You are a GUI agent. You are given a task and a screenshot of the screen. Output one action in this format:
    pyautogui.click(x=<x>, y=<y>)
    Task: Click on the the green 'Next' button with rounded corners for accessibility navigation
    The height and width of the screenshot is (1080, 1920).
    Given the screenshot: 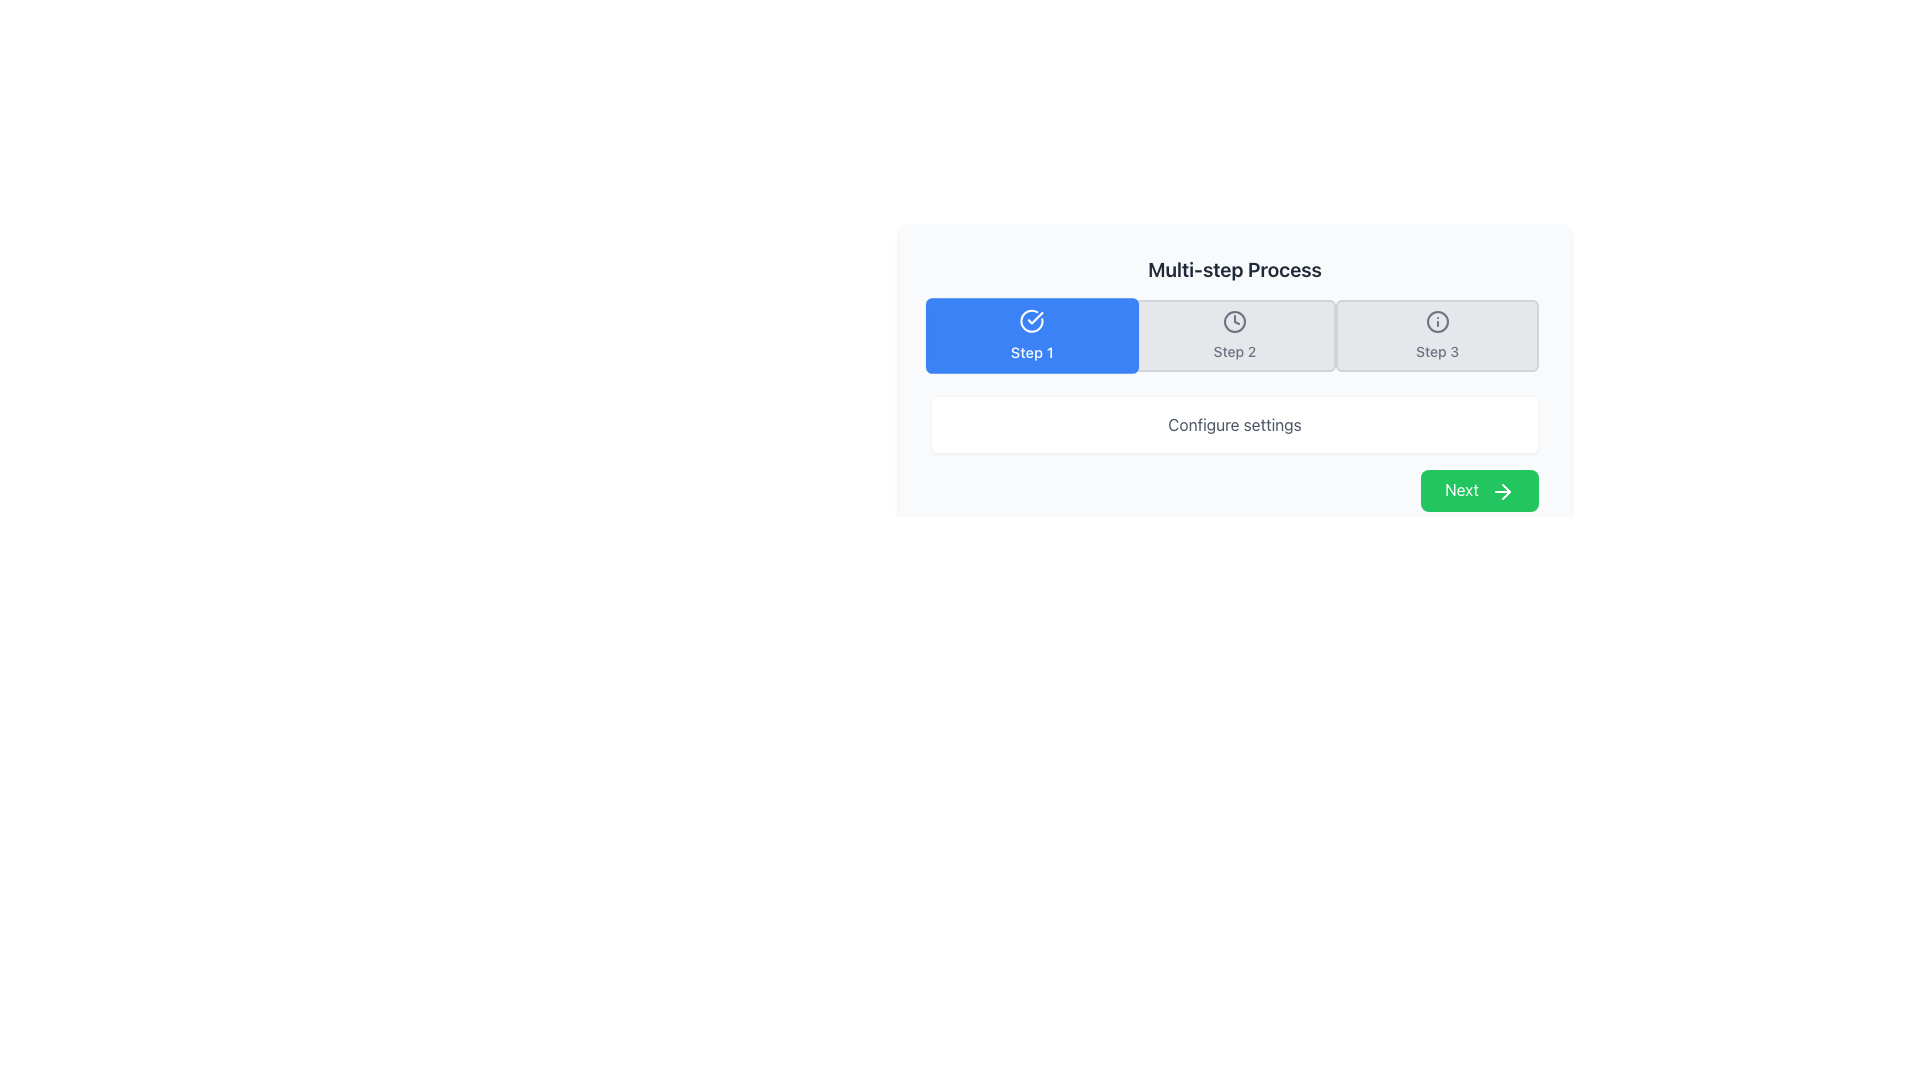 What is the action you would take?
    pyautogui.click(x=1480, y=490)
    